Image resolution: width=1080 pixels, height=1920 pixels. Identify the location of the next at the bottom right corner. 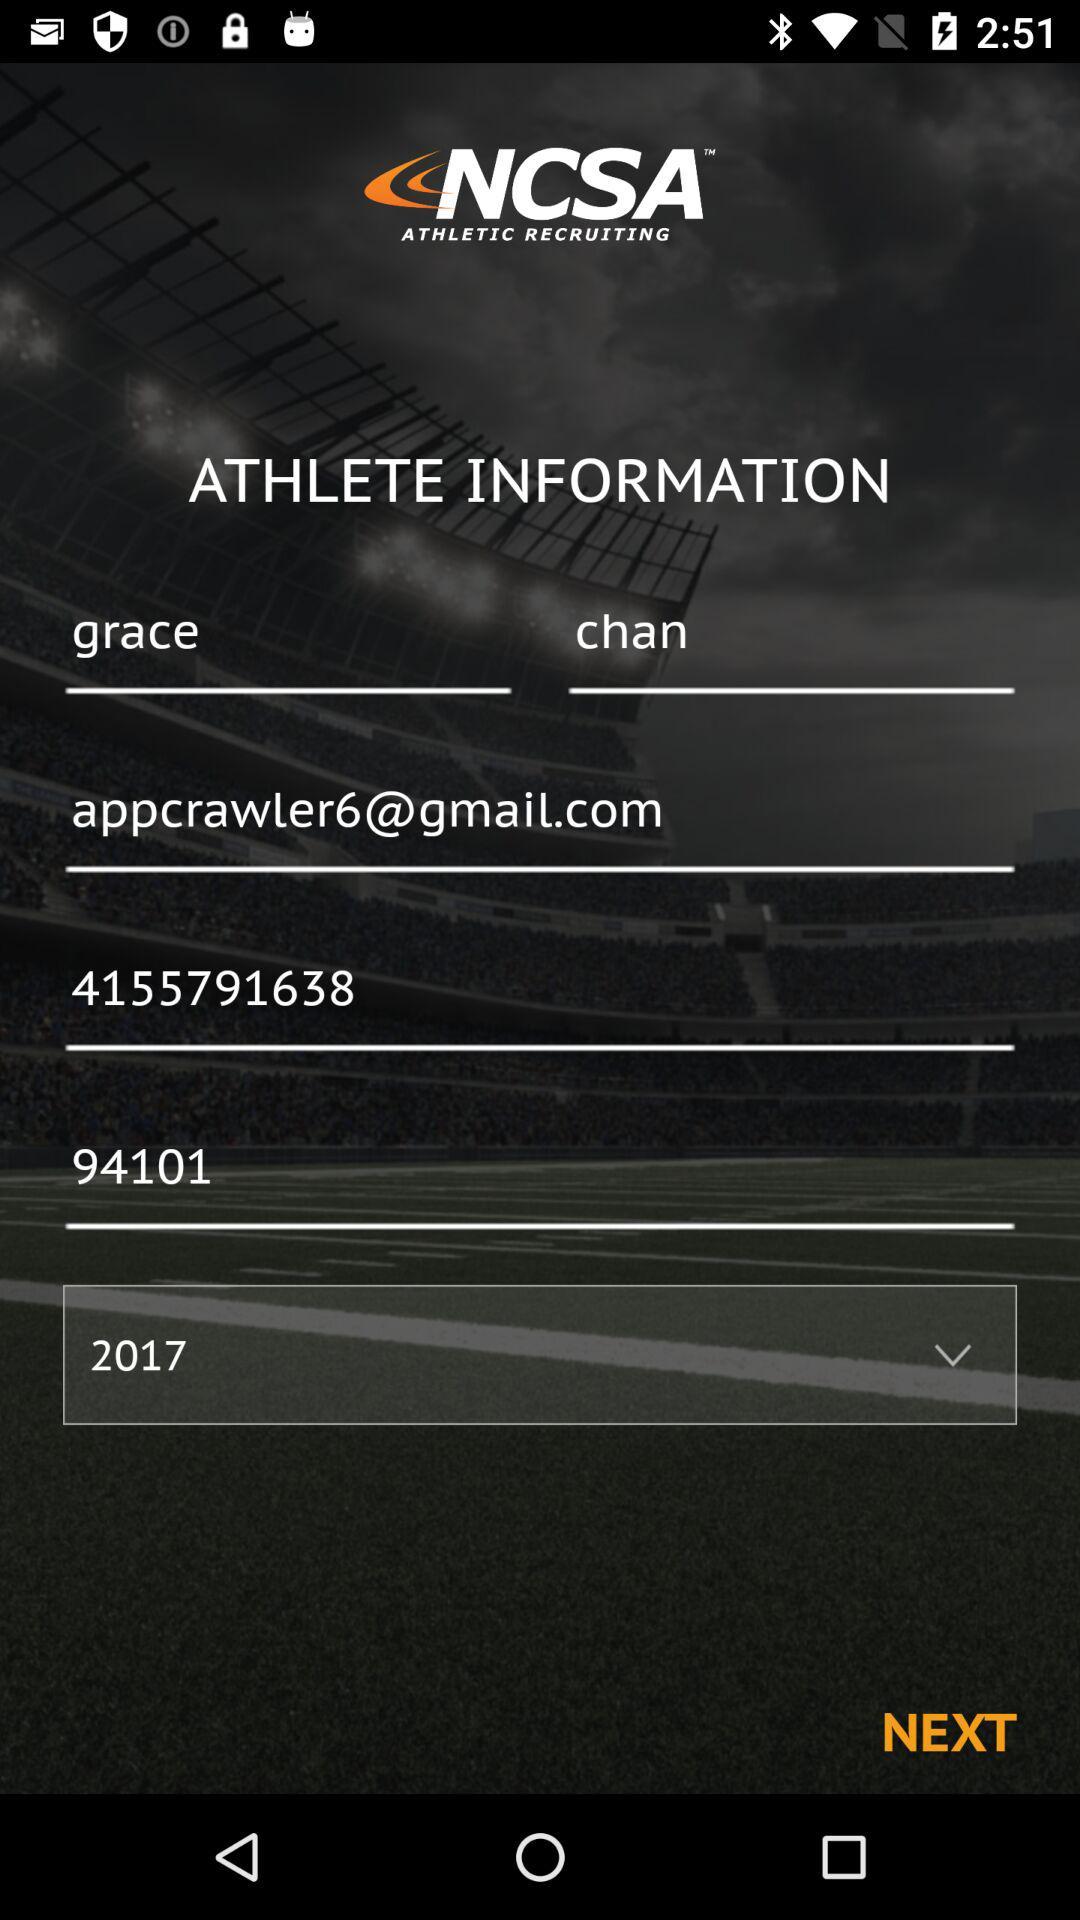
(948, 1730).